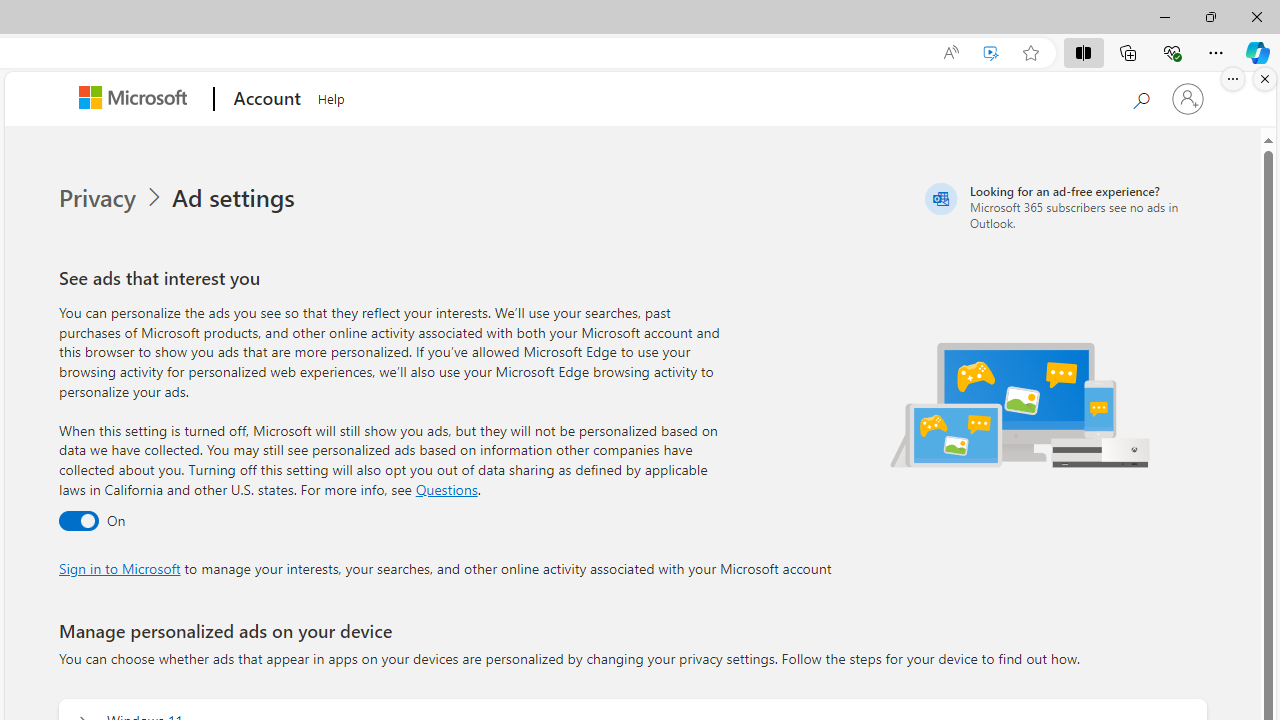 This screenshot has height=720, width=1280. Describe the element at coordinates (1164, 16) in the screenshot. I see `'Minimize'` at that location.